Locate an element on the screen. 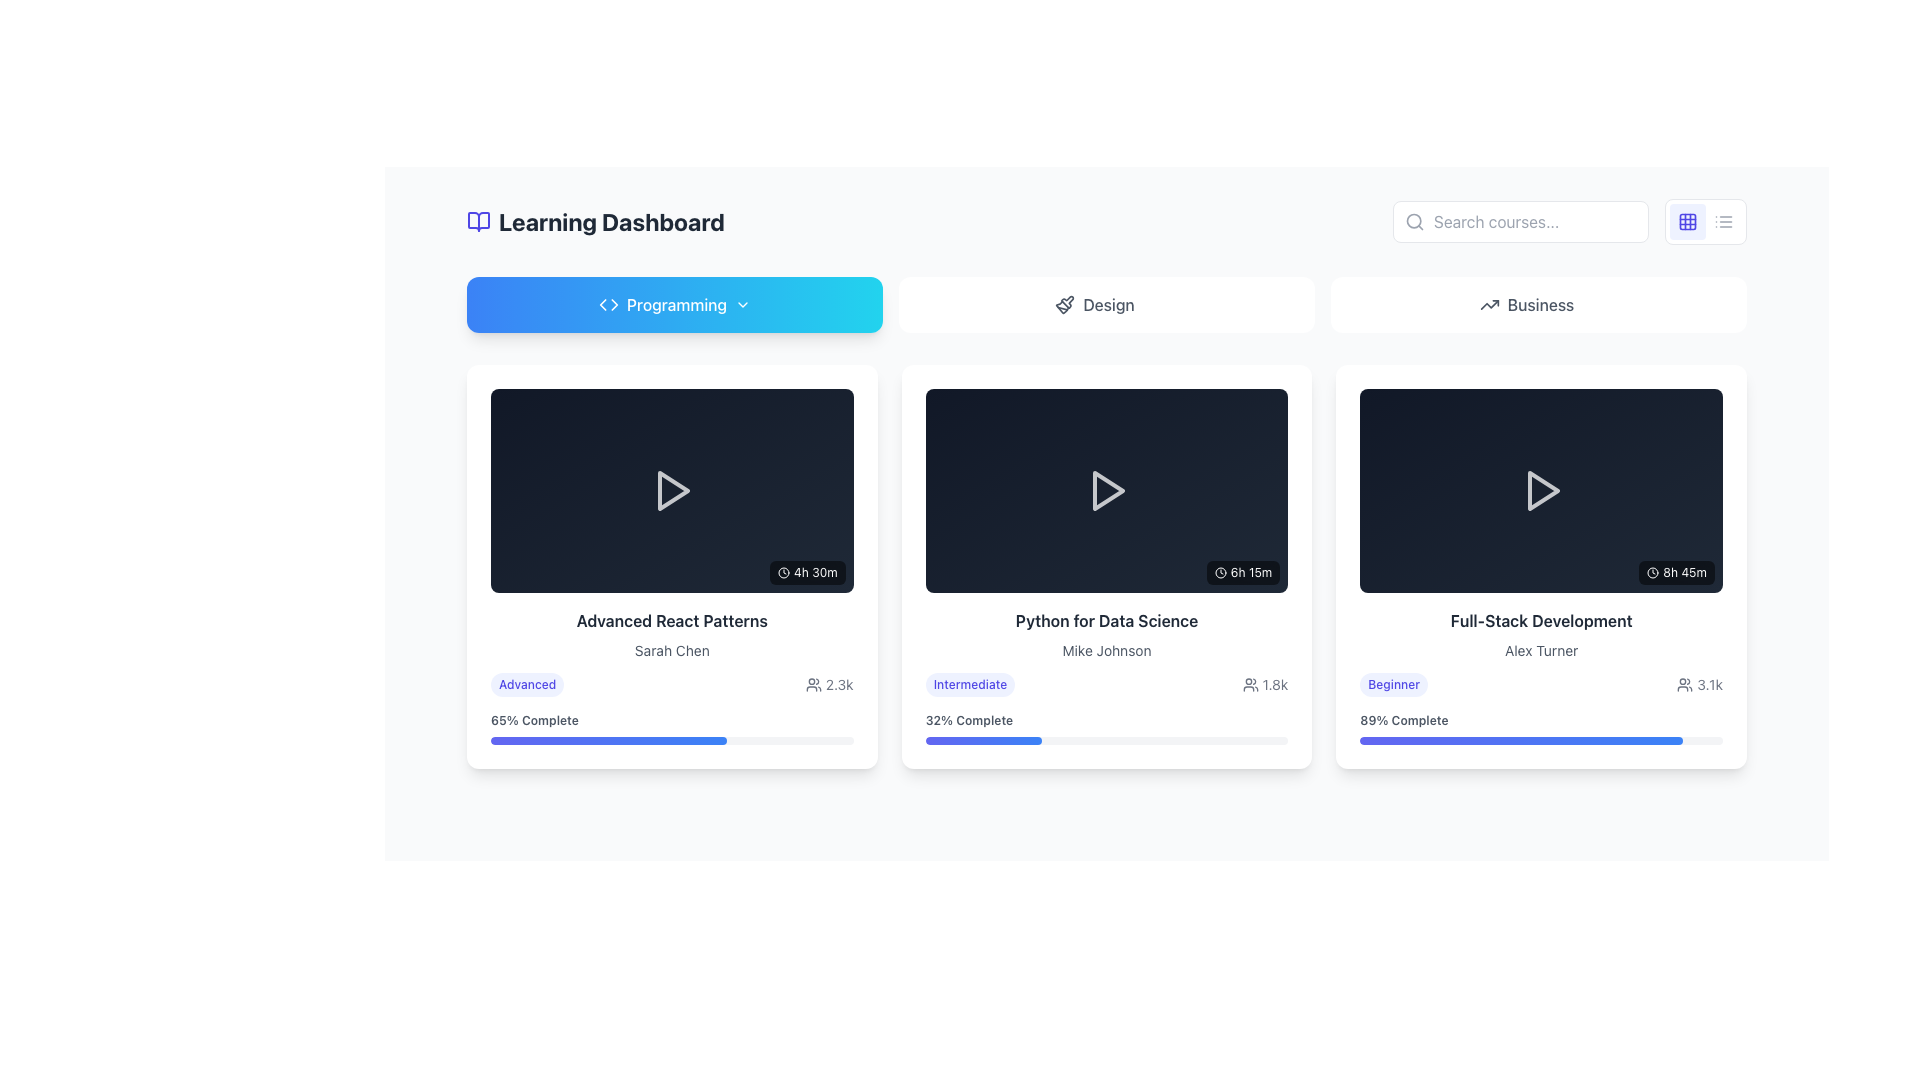 The width and height of the screenshot is (1920, 1080). the second card in the grid layout, which has a white background, rounded corners, and contains a title, subtitle, and progress bar is located at coordinates (1106, 567).